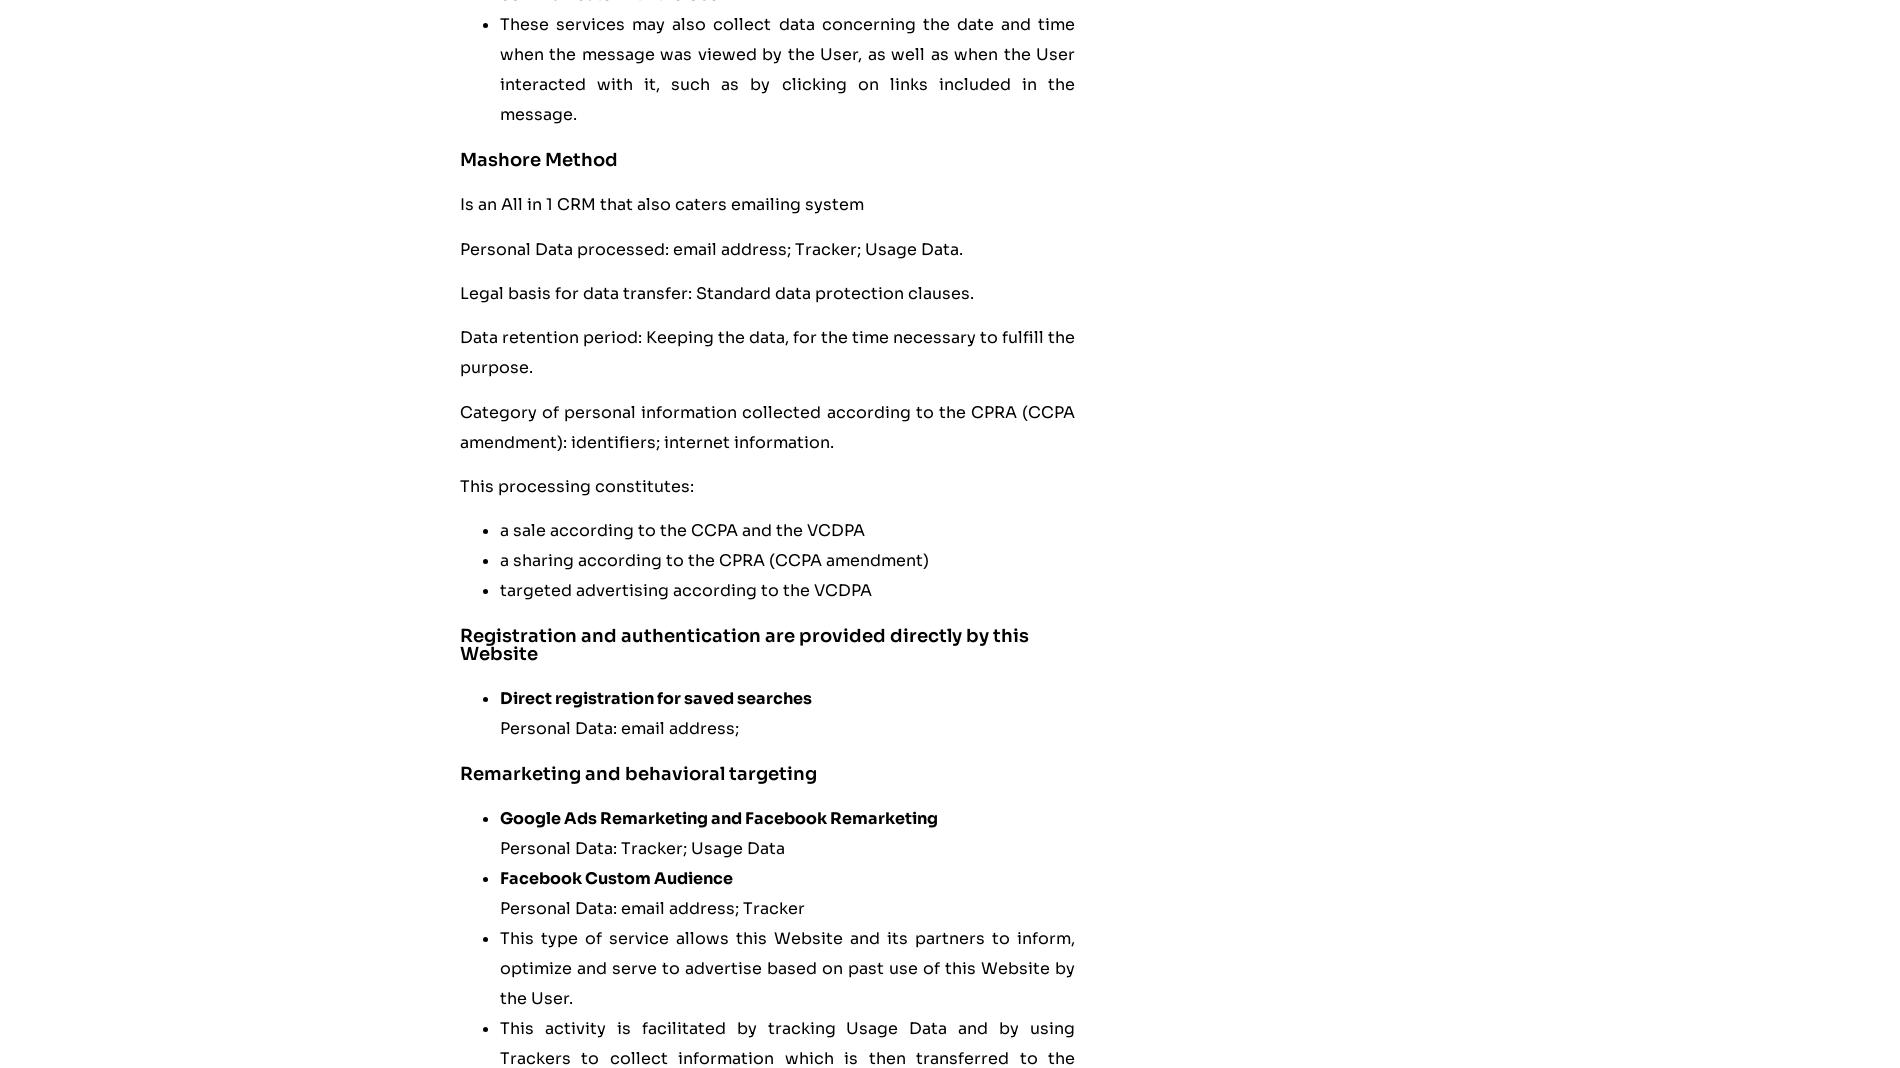  Describe the element at coordinates (664, 204) in the screenshot. I see `'Is an All in 1 CRM that also caters emailing system'` at that location.